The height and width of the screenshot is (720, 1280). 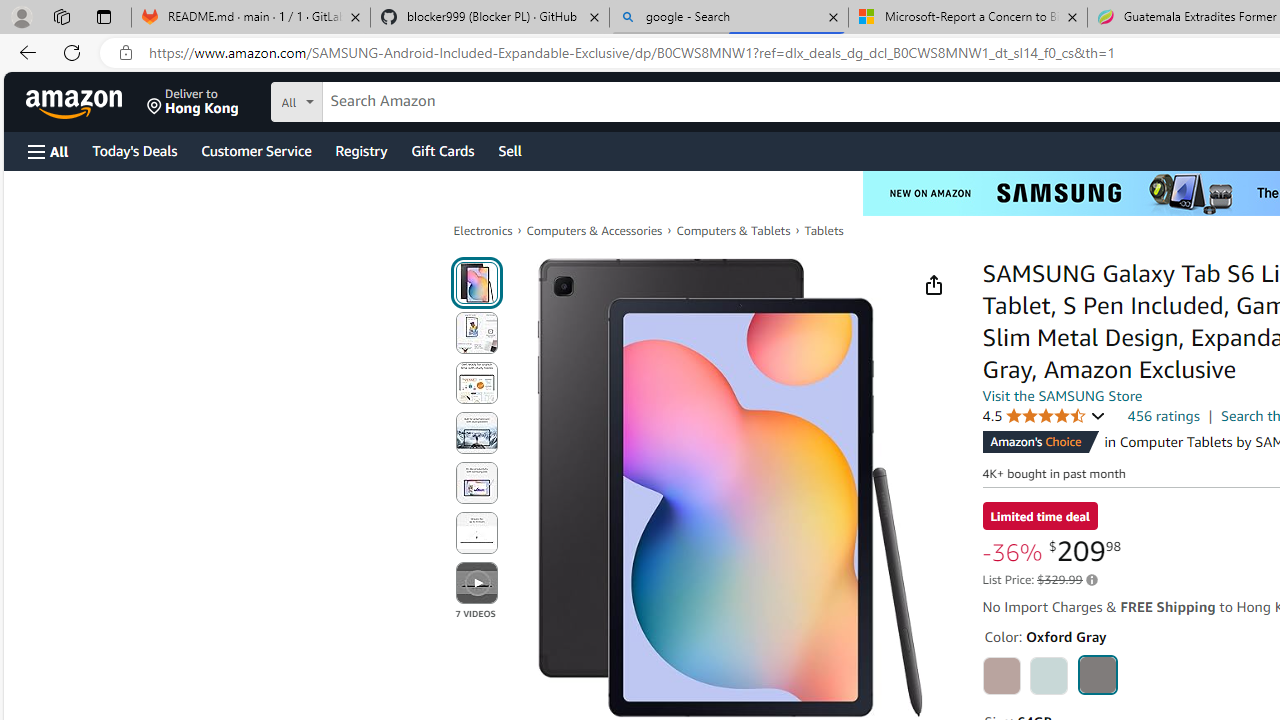 I want to click on '456 ratings', so click(x=1163, y=414).